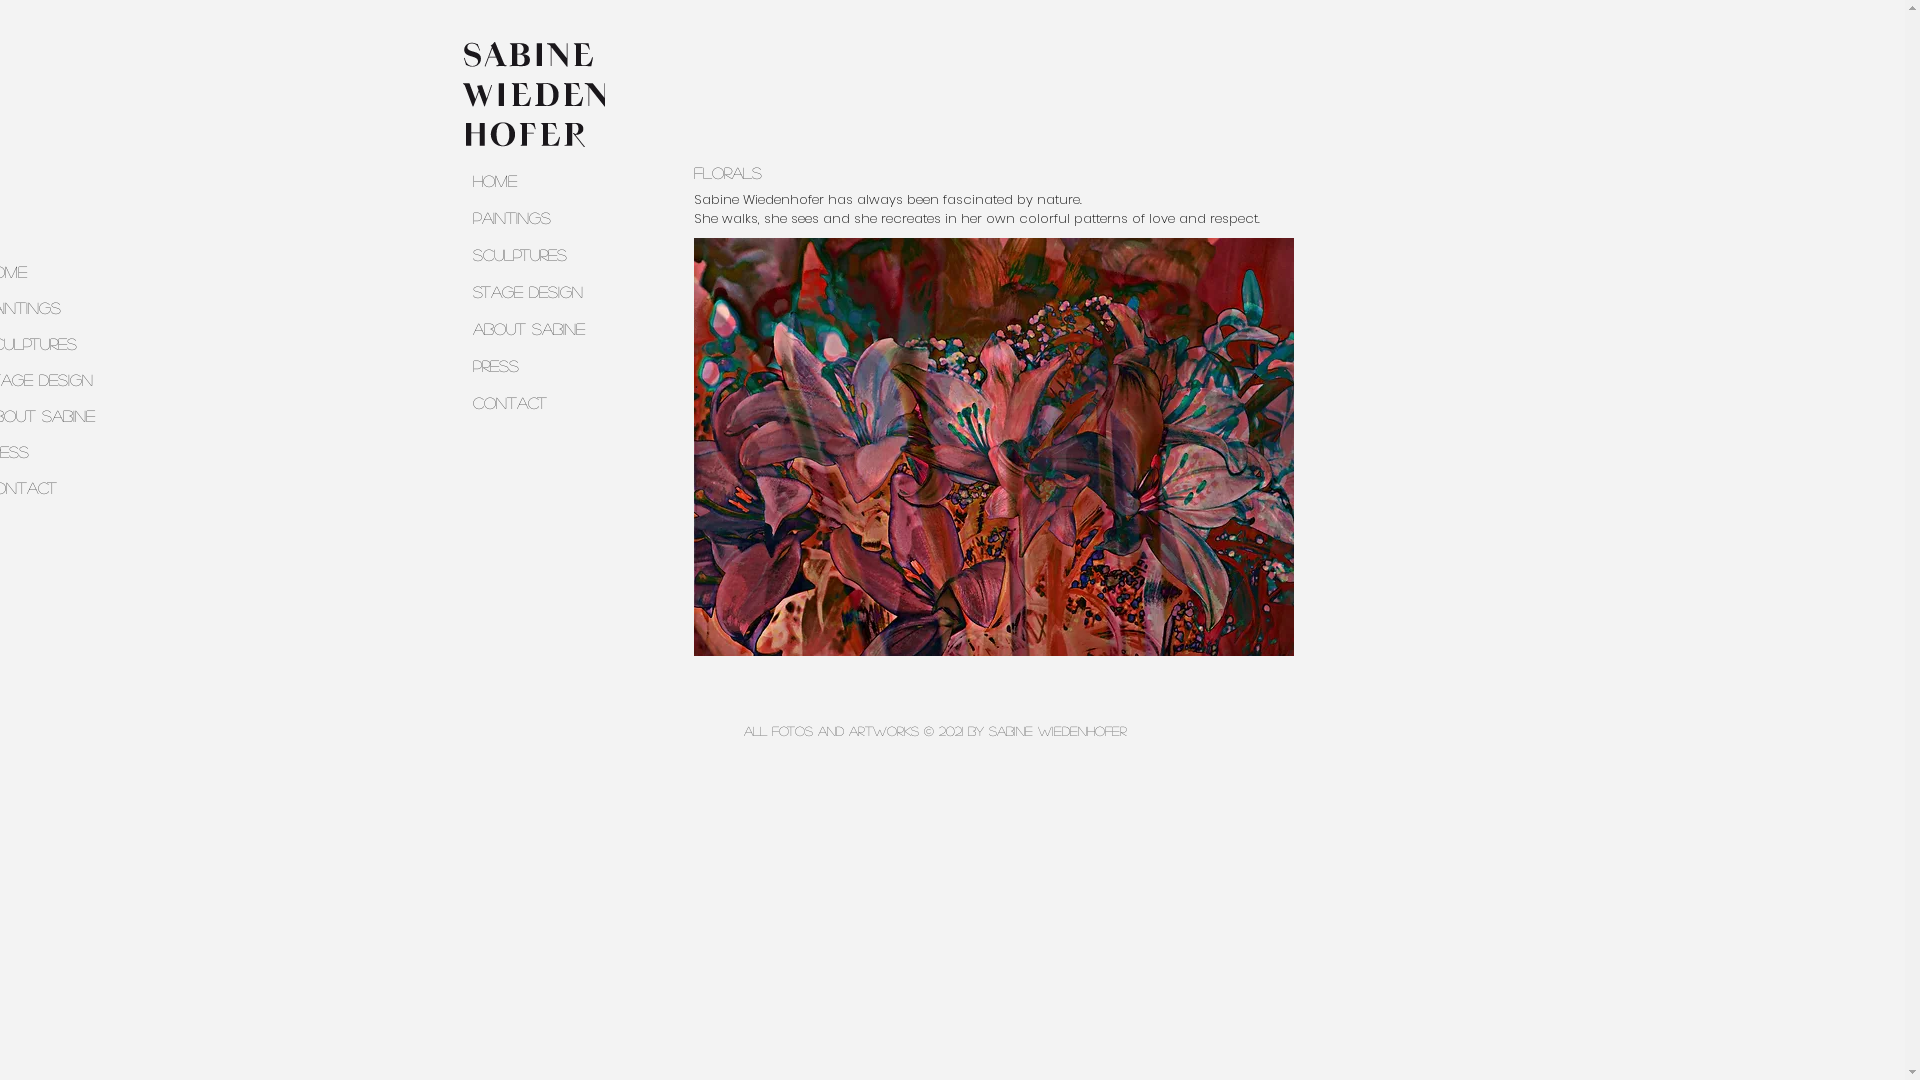  What do you see at coordinates (460, 365) in the screenshot?
I see `'Press'` at bounding box center [460, 365].